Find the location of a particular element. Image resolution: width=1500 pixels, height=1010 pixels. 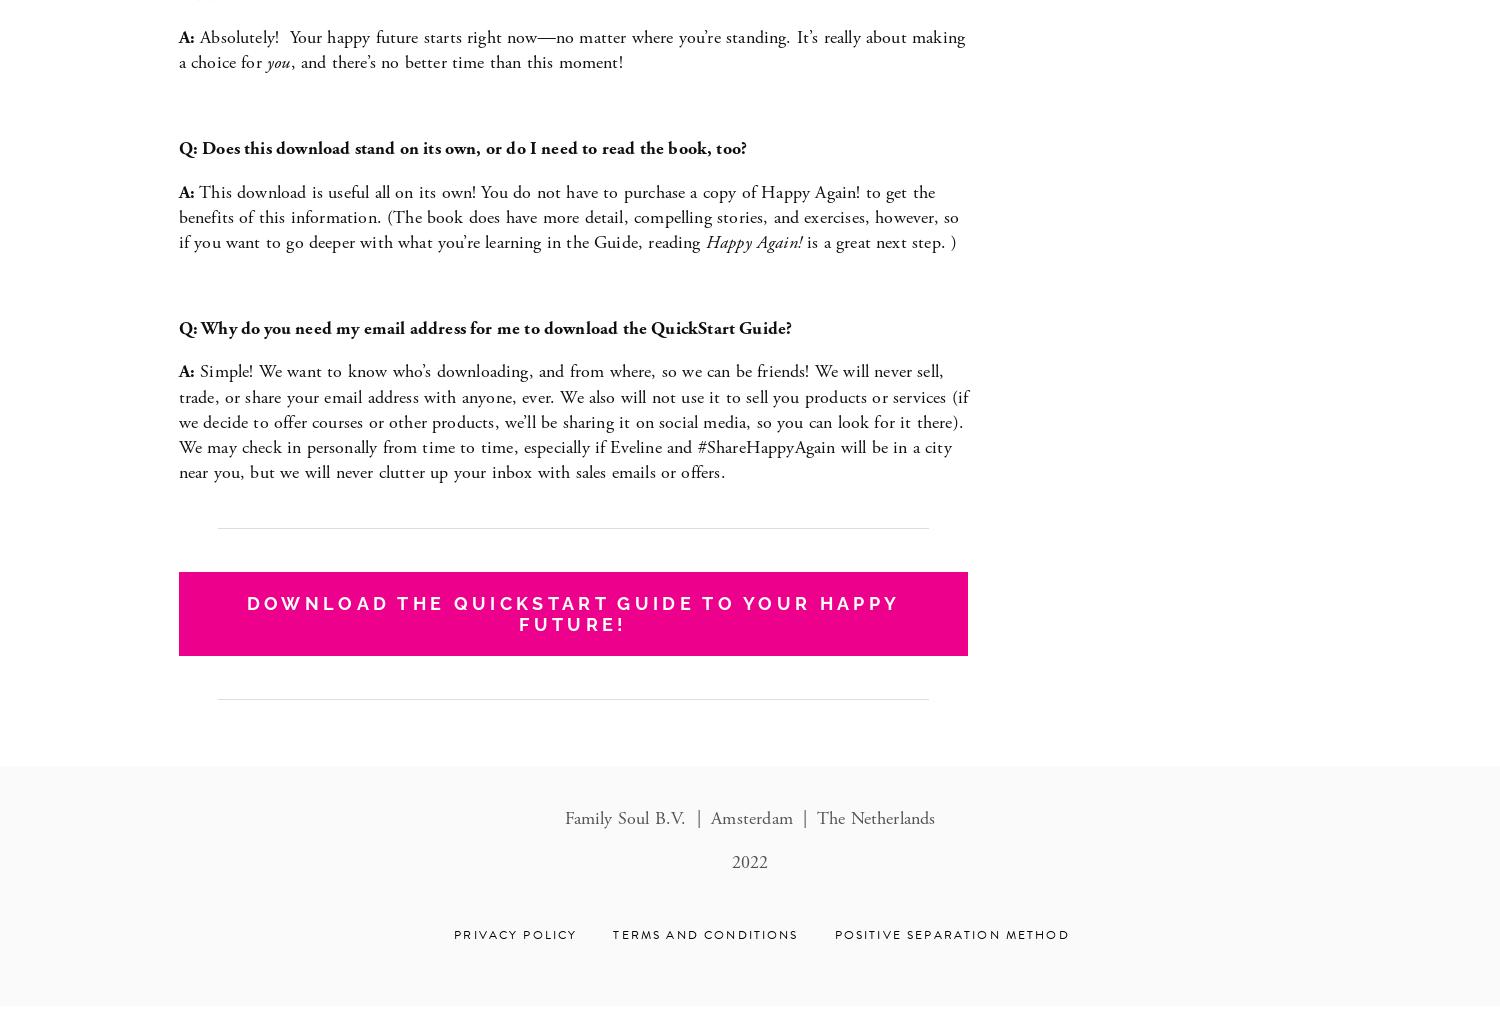

'TERMS AND CONDITIONS' is located at coordinates (704, 934).